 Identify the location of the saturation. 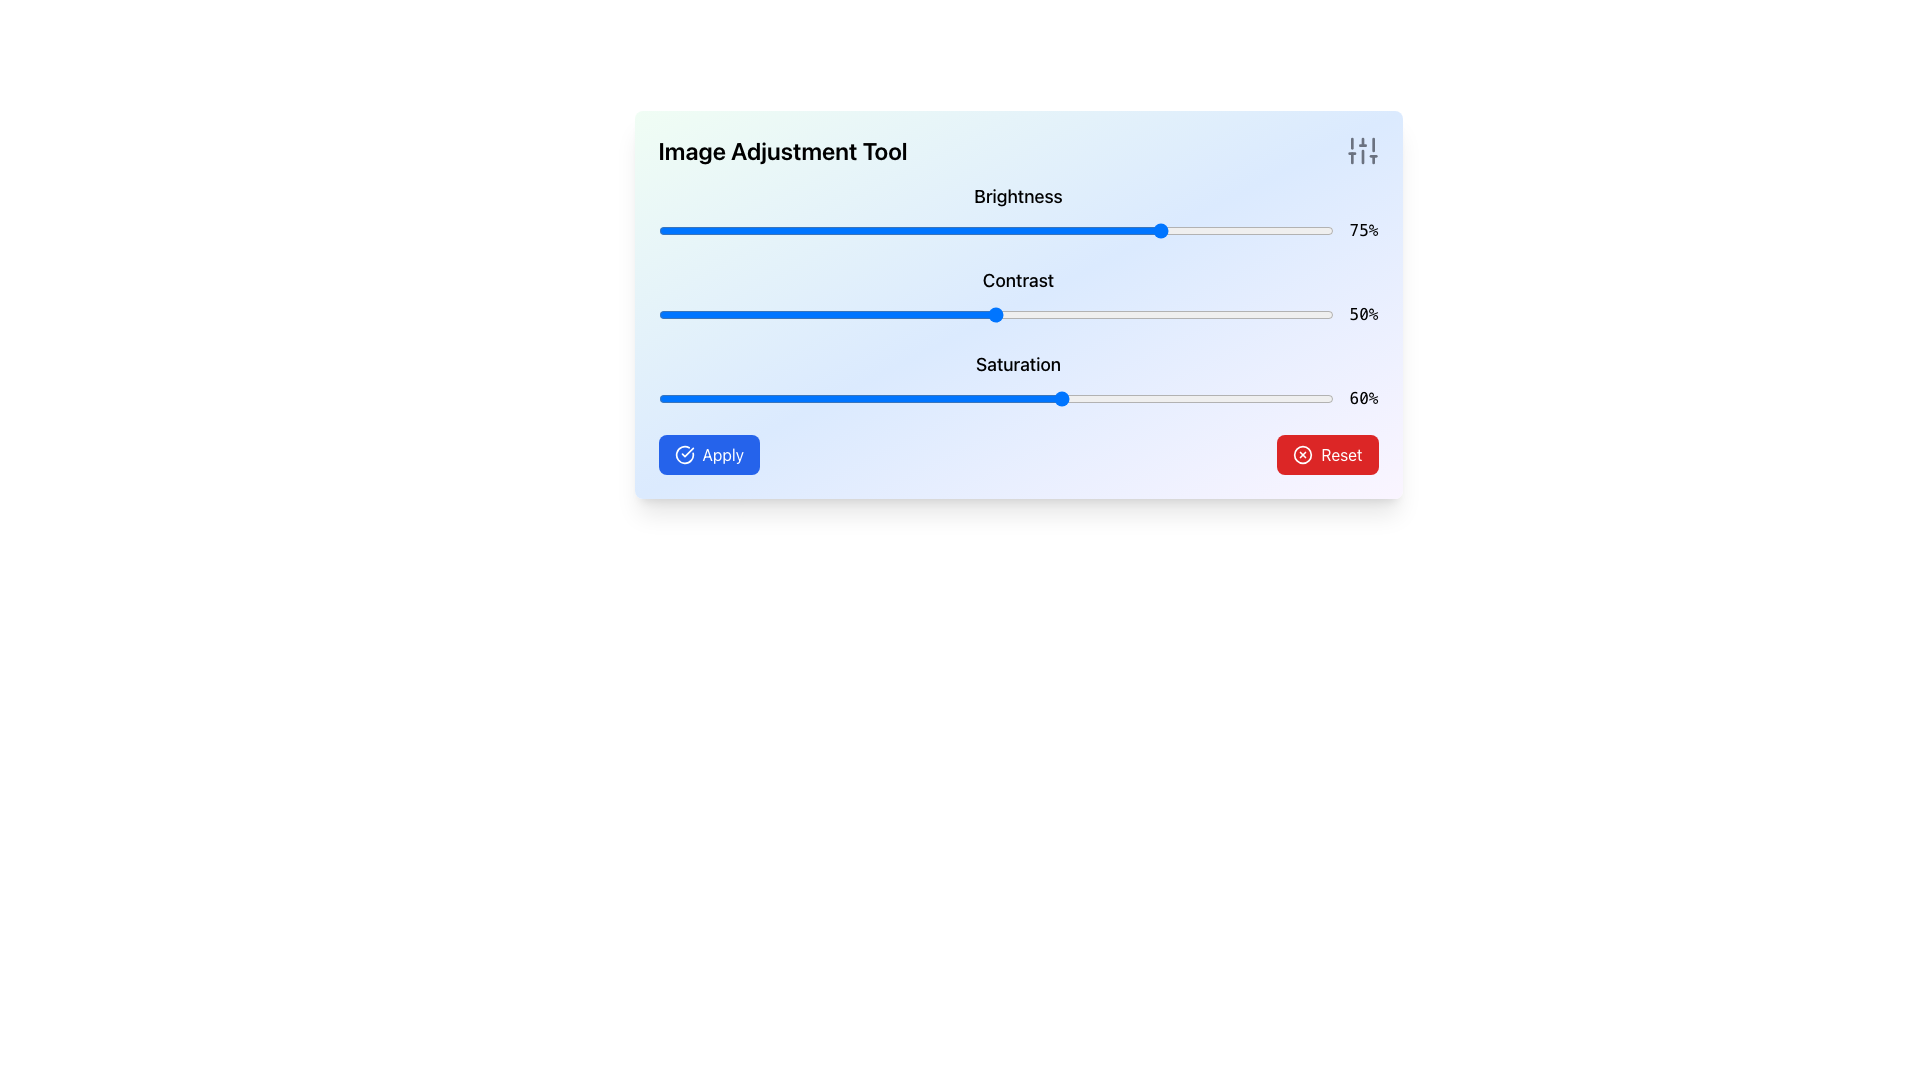
(900, 398).